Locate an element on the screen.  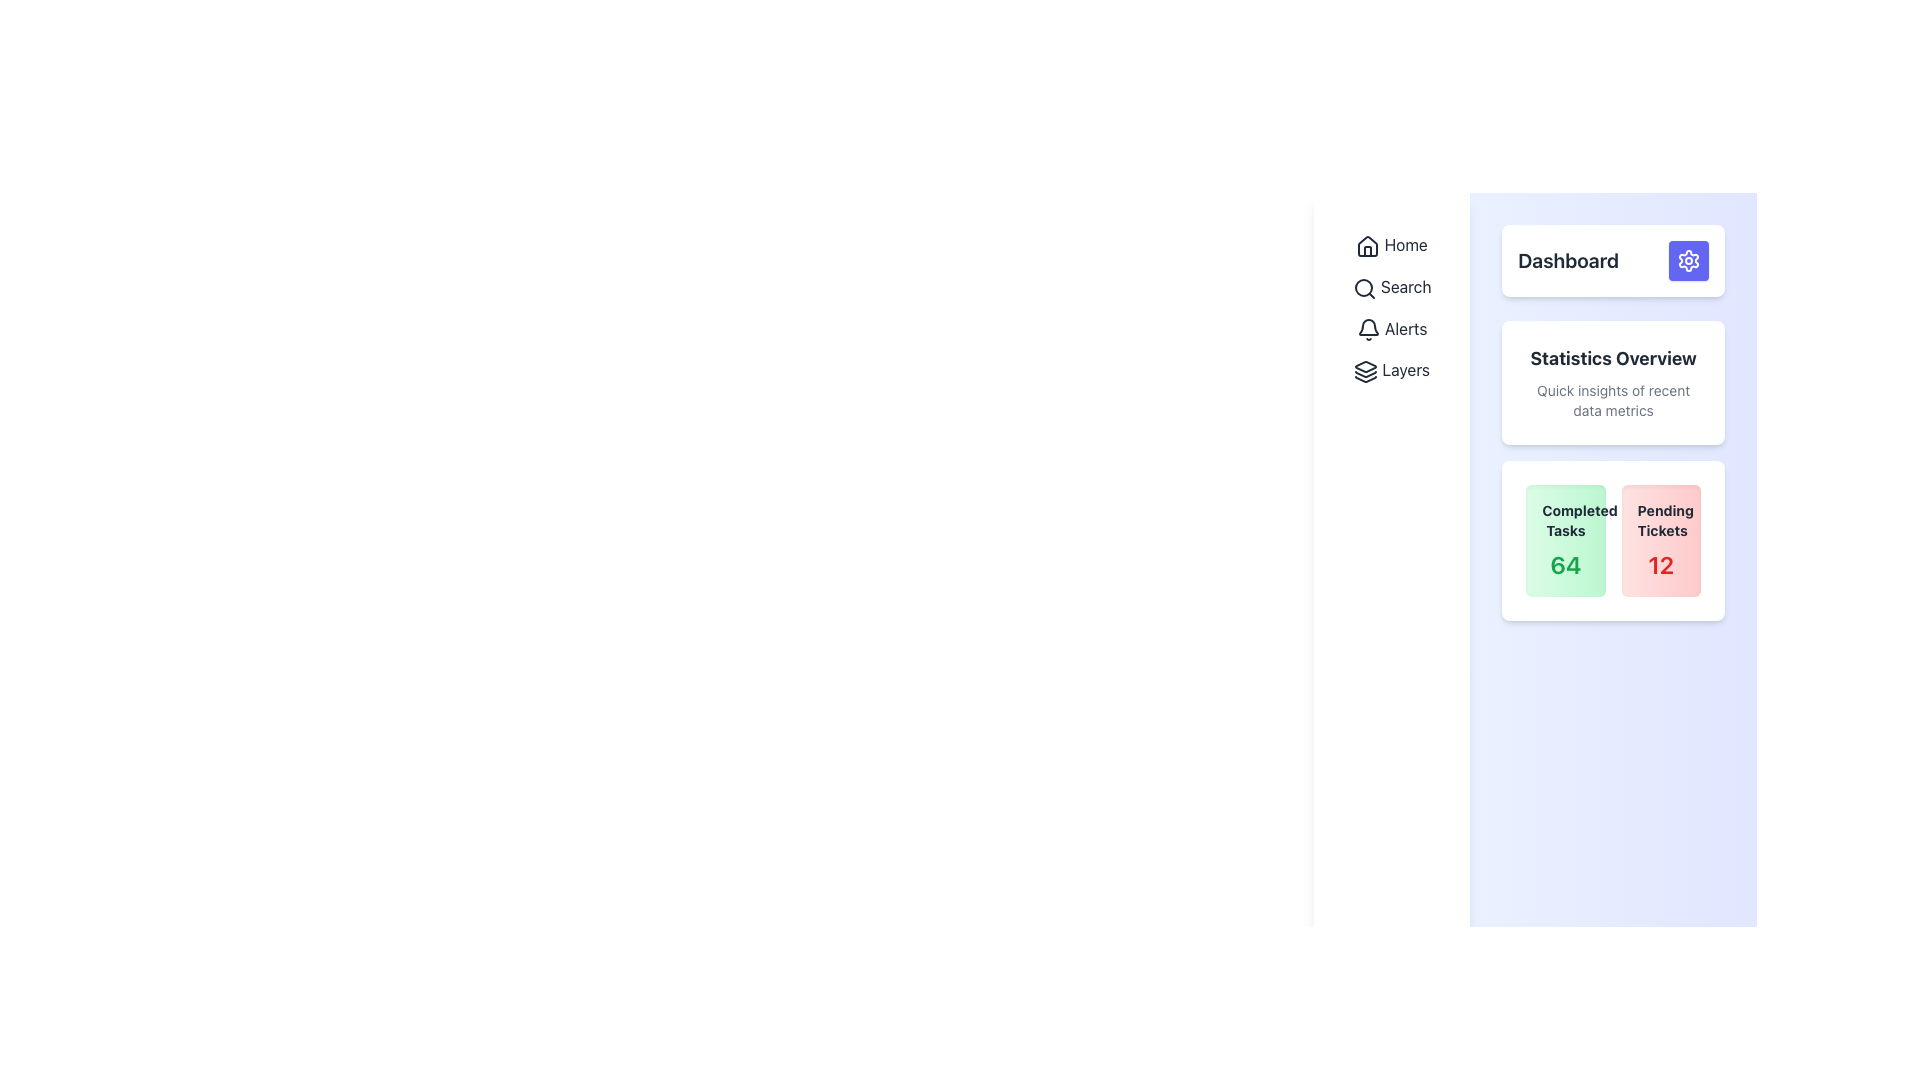
the icon resembling stacked layers located in the left sidebar menu, which is positioned to the right of the text label 'Layers' is located at coordinates (1365, 372).